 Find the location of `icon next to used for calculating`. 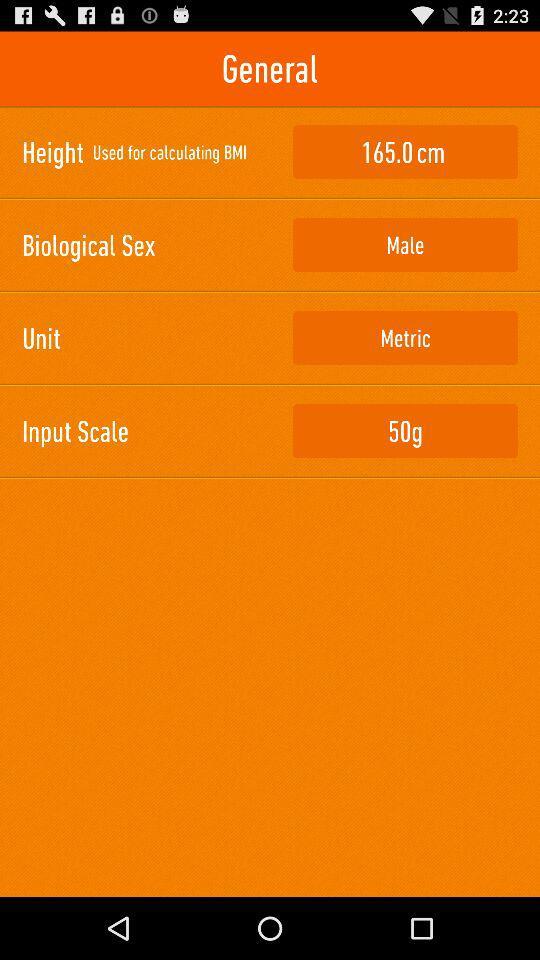

icon next to used for calculating is located at coordinates (405, 151).